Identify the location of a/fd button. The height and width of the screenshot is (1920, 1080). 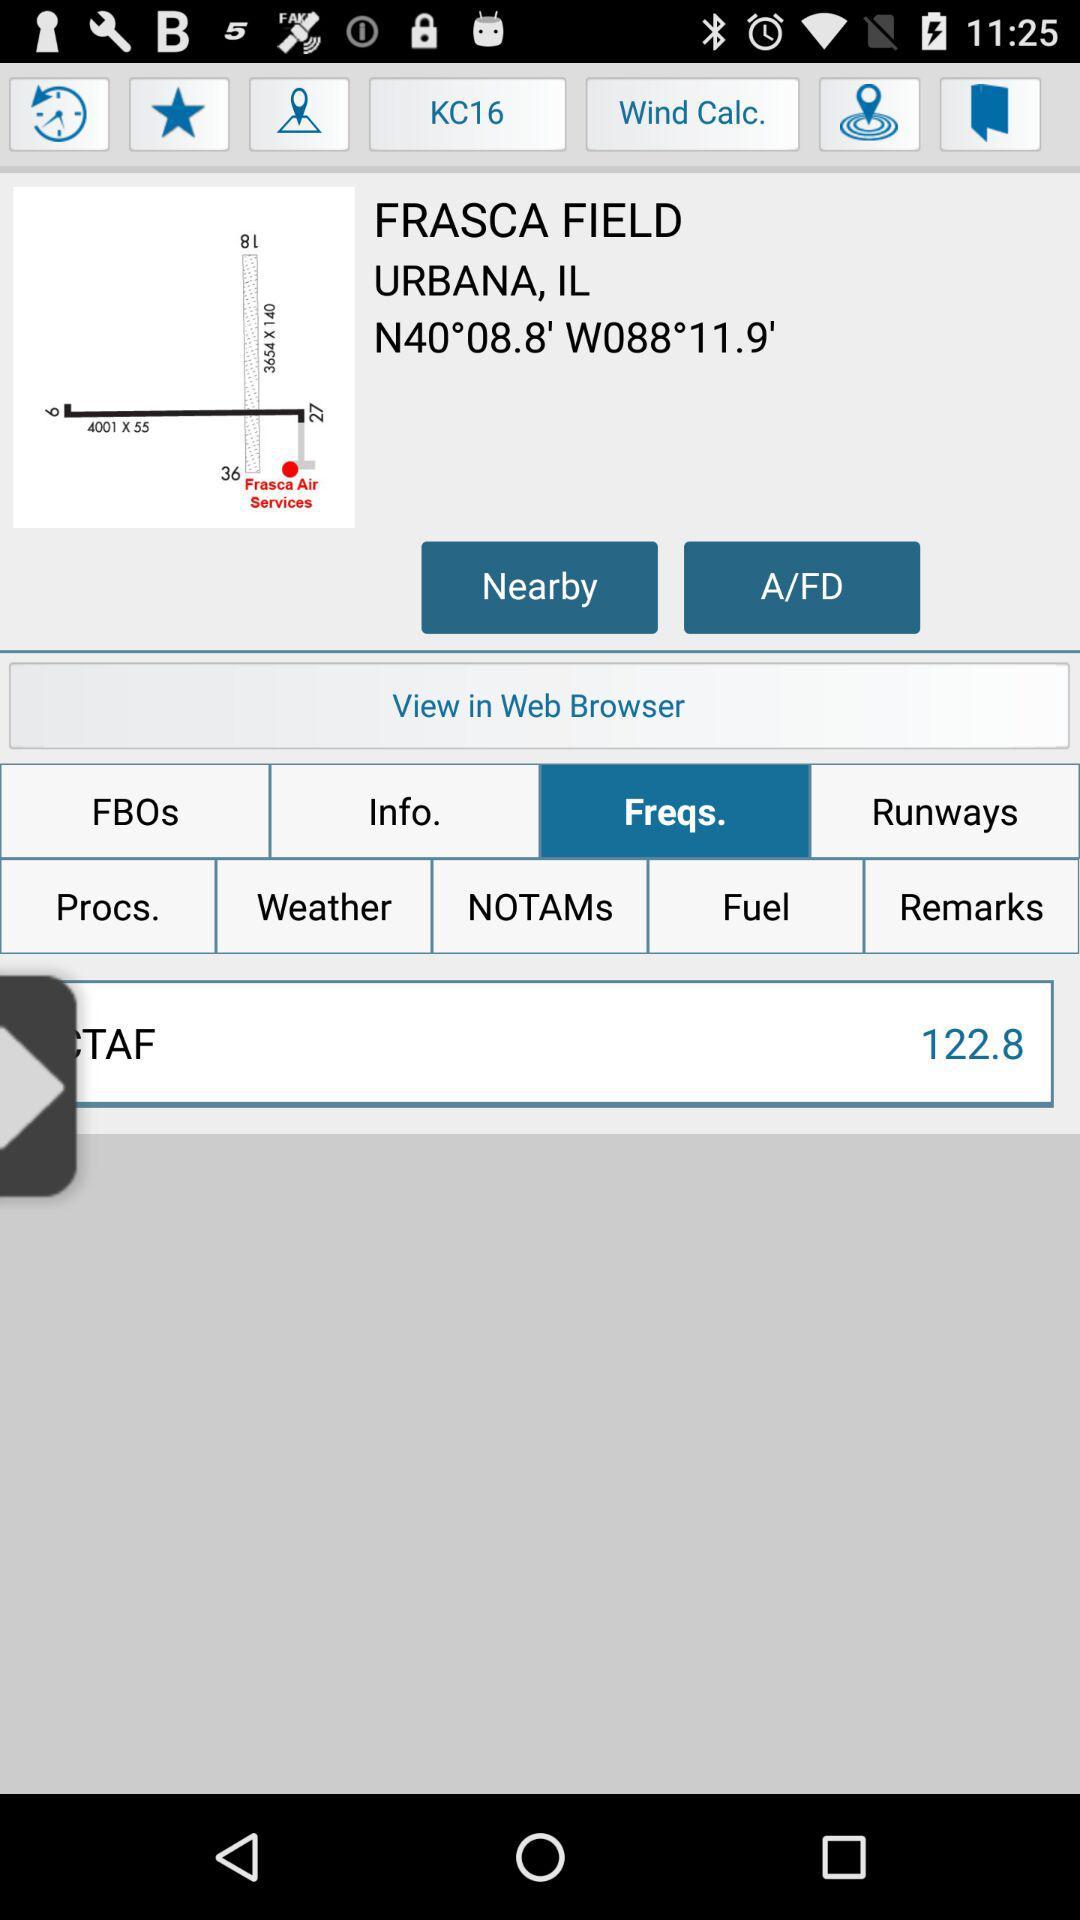
(801, 586).